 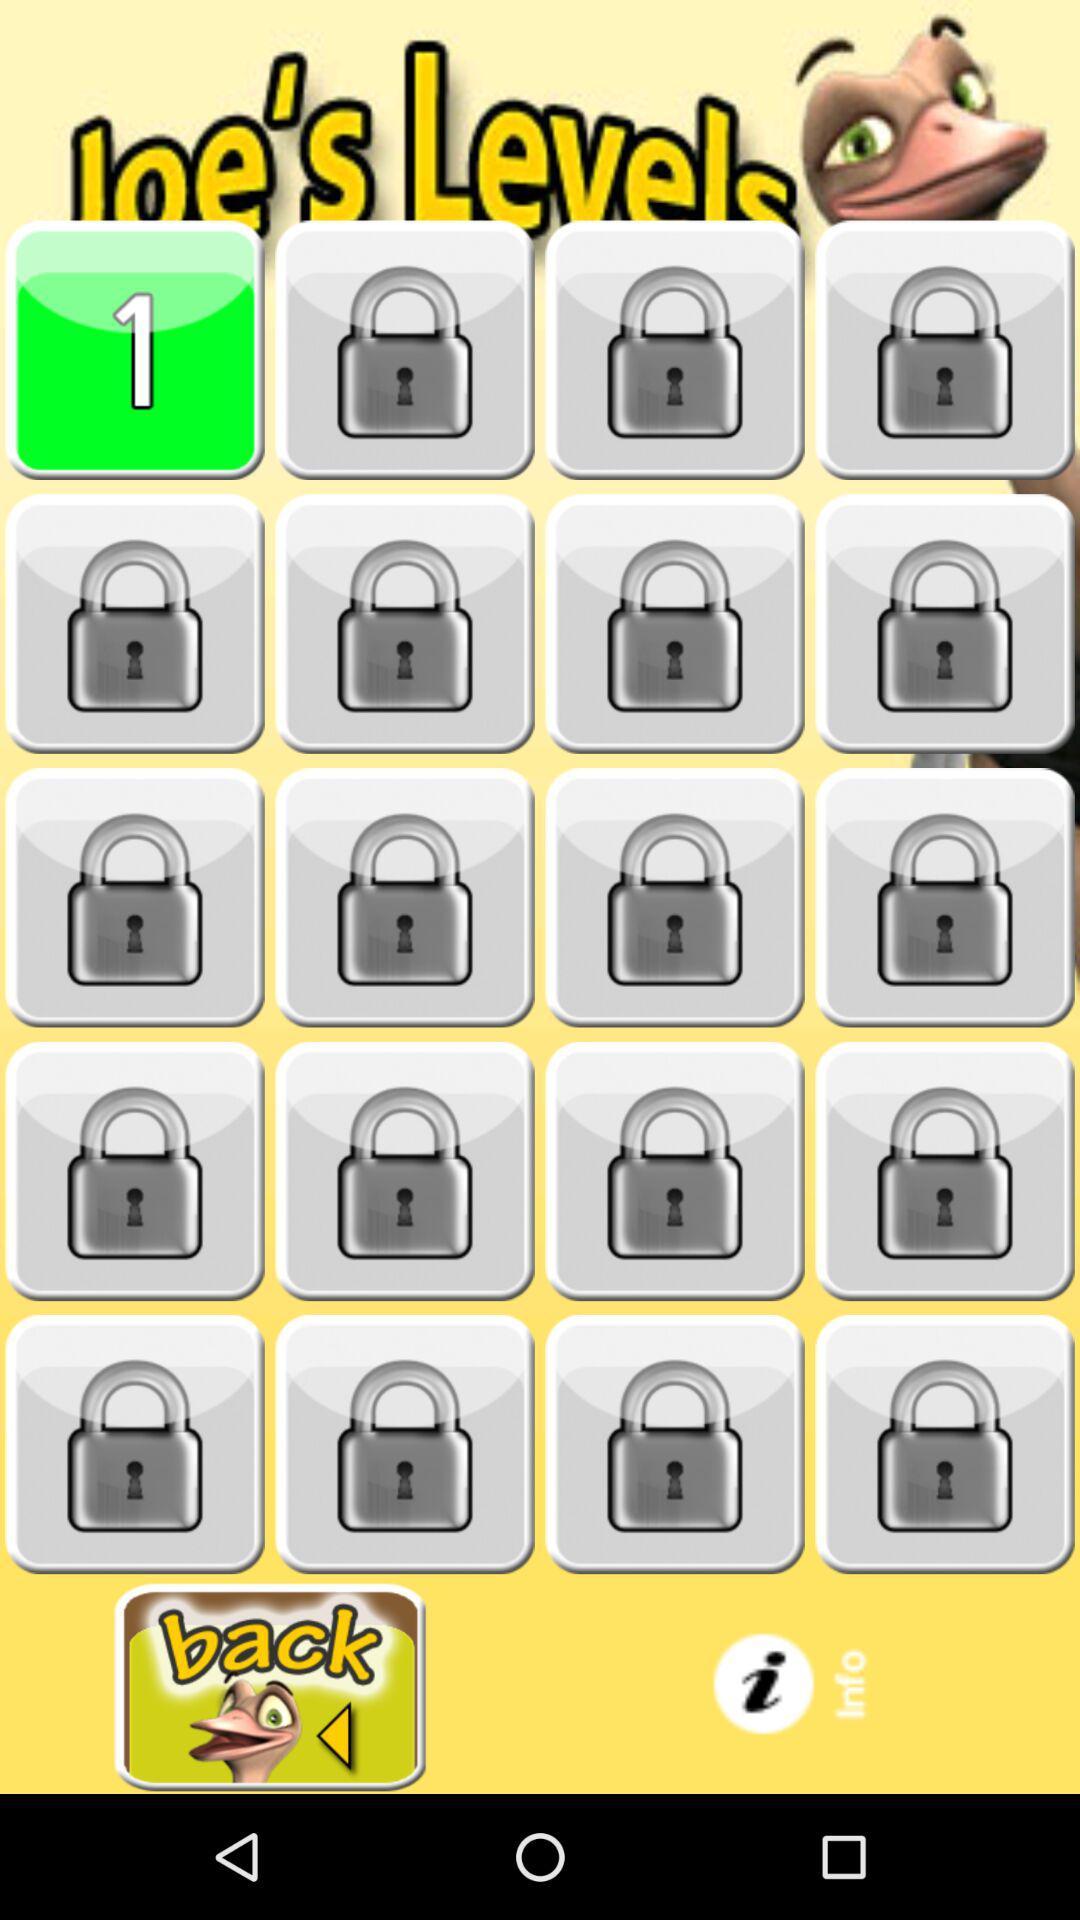 I want to click on level, so click(x=135, y=897).